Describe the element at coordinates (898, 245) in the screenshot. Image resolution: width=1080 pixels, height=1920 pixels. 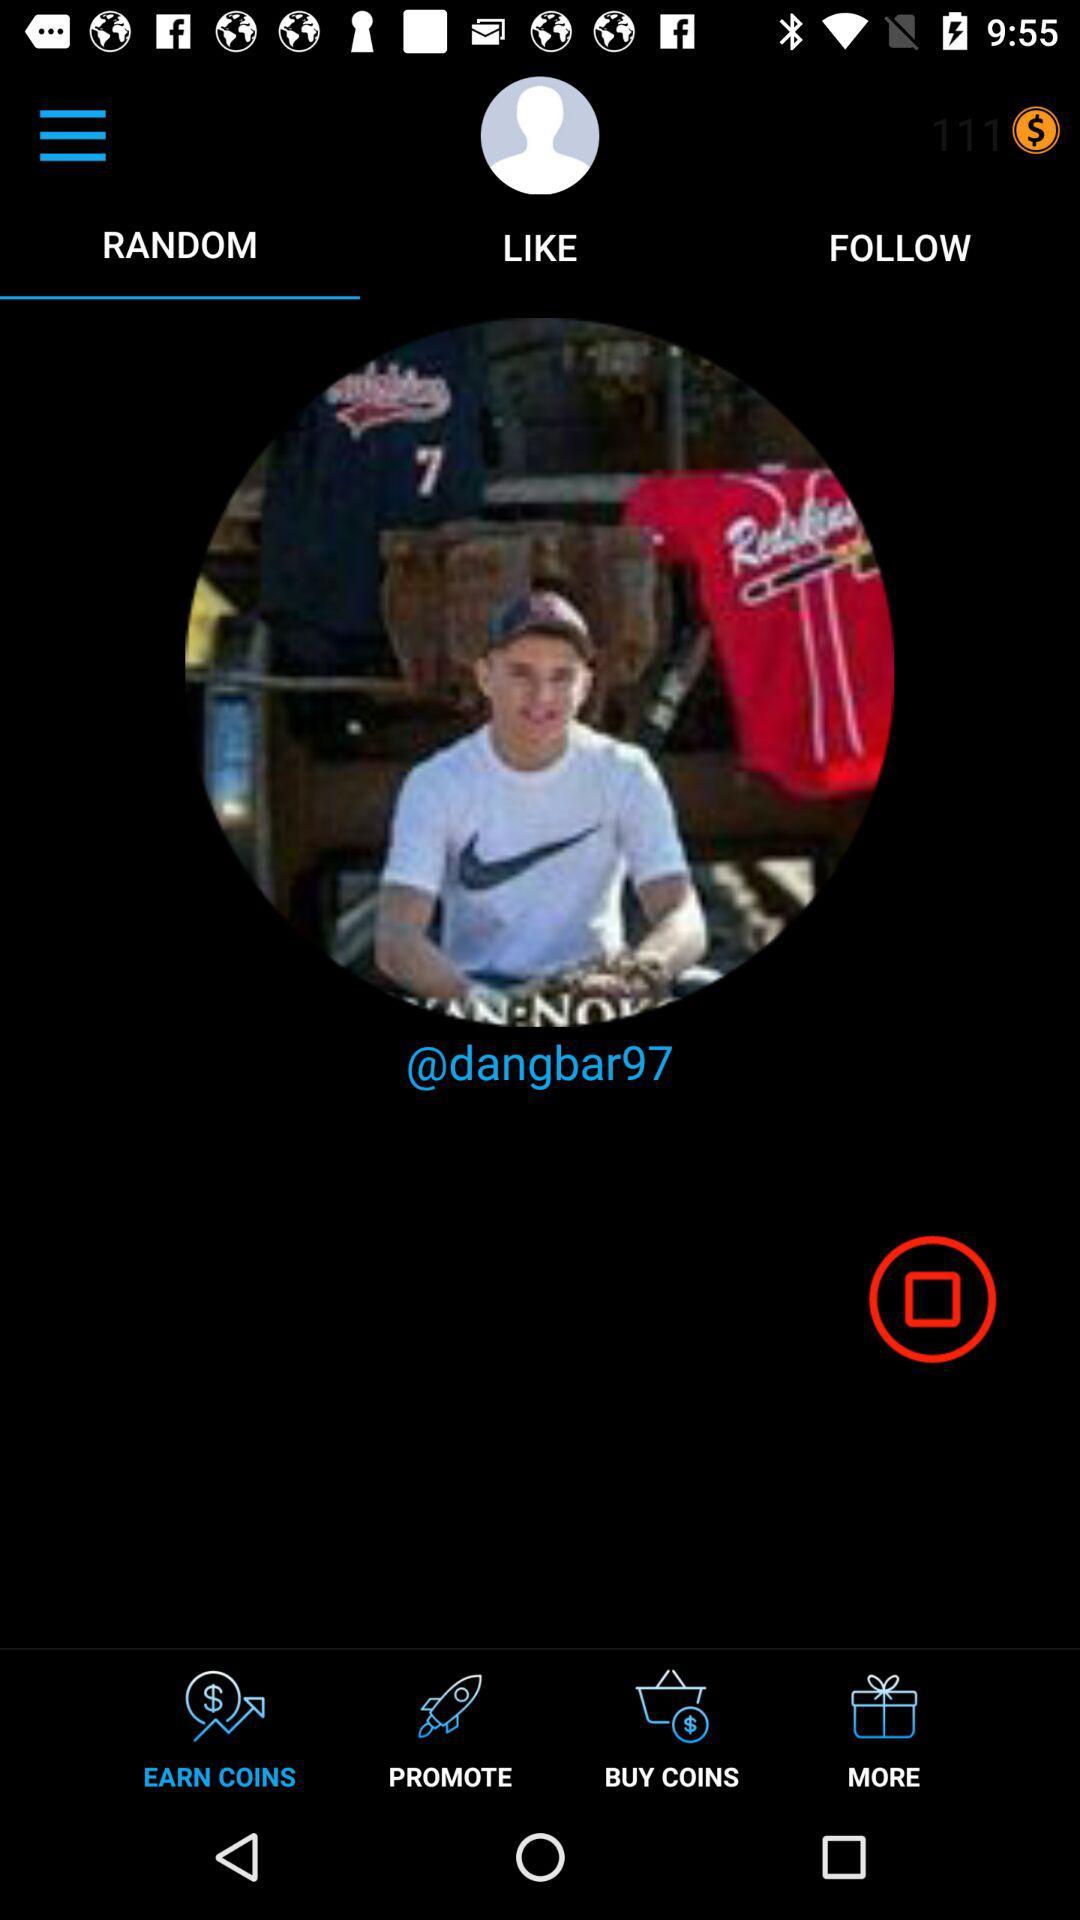
I see `the option that is to the right of  like` at that location.